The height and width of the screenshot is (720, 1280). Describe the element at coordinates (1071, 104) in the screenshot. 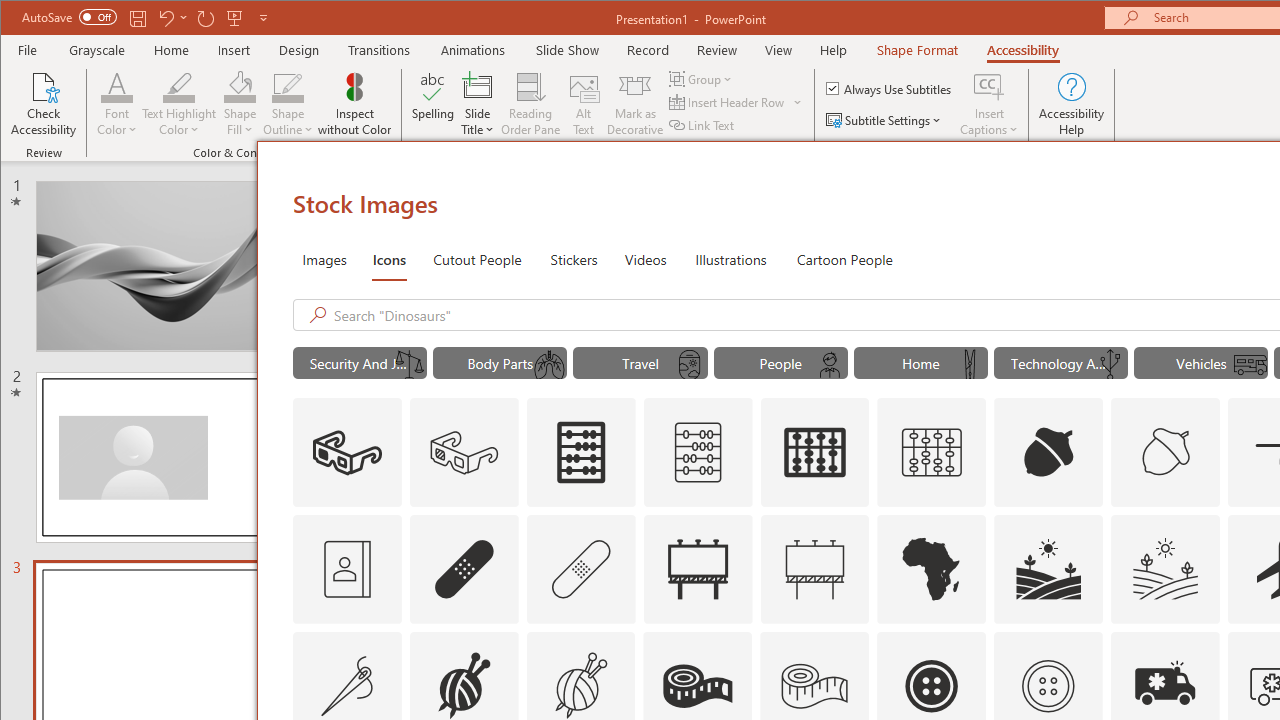

I see `'Accessibility Help'` at that location.